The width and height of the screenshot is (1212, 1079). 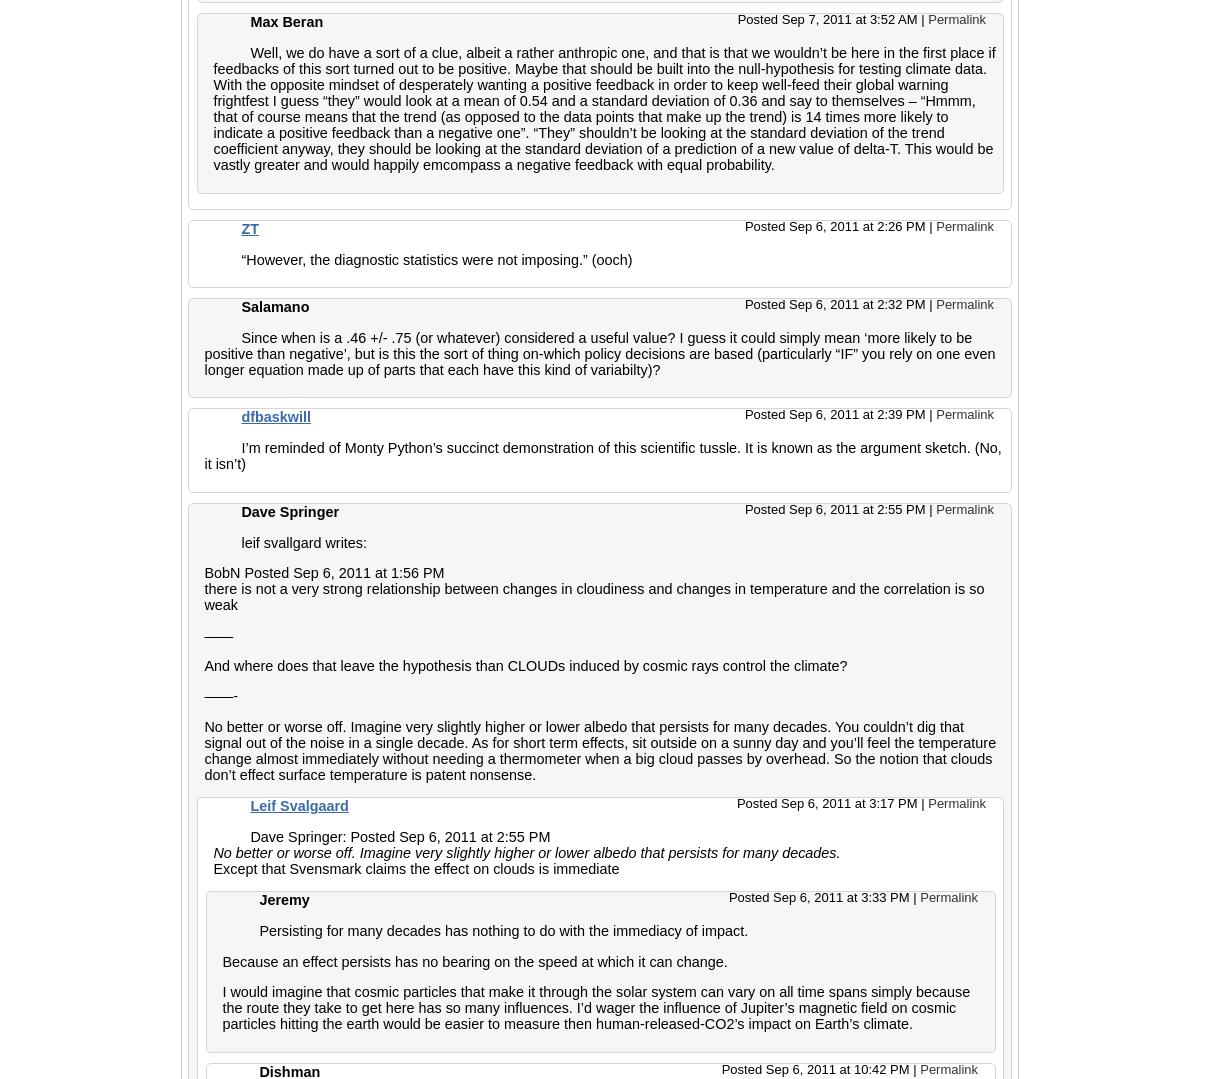 What do you see at coordinates (602, 455) in the screenshot?
I see `'I’m reminded of Monty Python’s succinct demonstration of this scientific tussle.  It is known as the argument sketch. (No, it isn’t)'` at bounding box center [602, 455].